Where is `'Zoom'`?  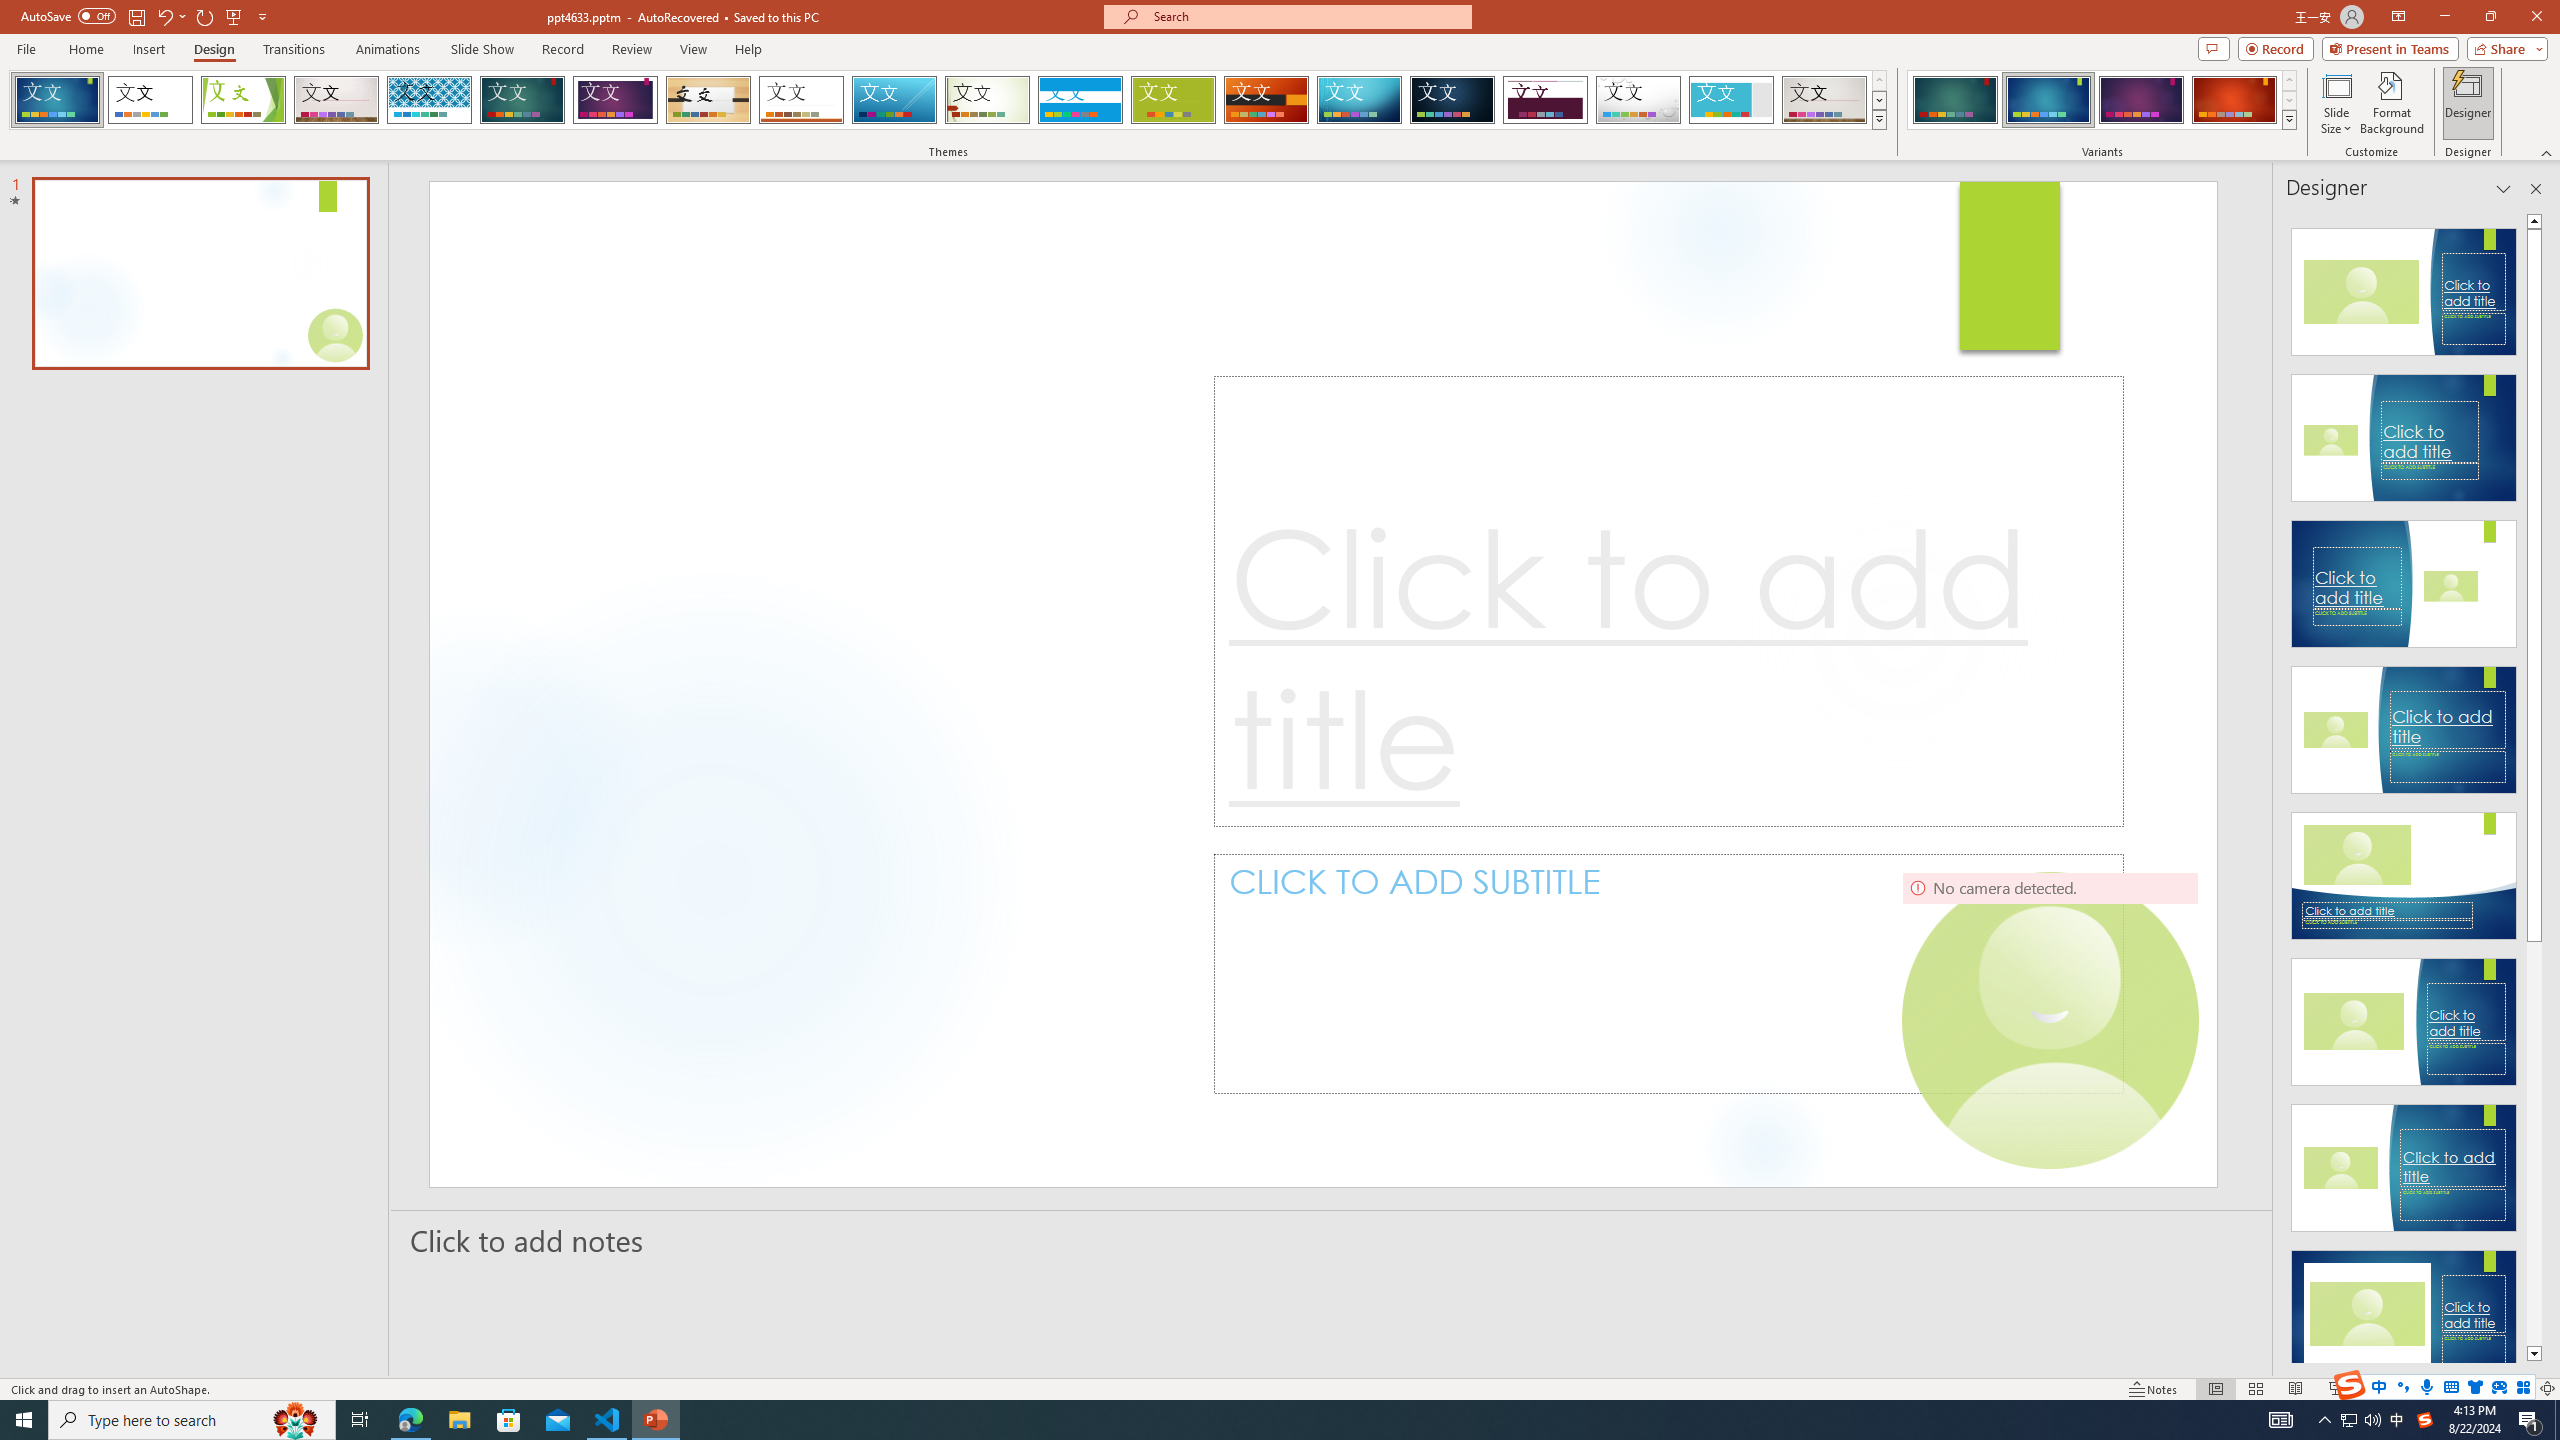 'Zoom' is located at coordinates (2425, 1389).